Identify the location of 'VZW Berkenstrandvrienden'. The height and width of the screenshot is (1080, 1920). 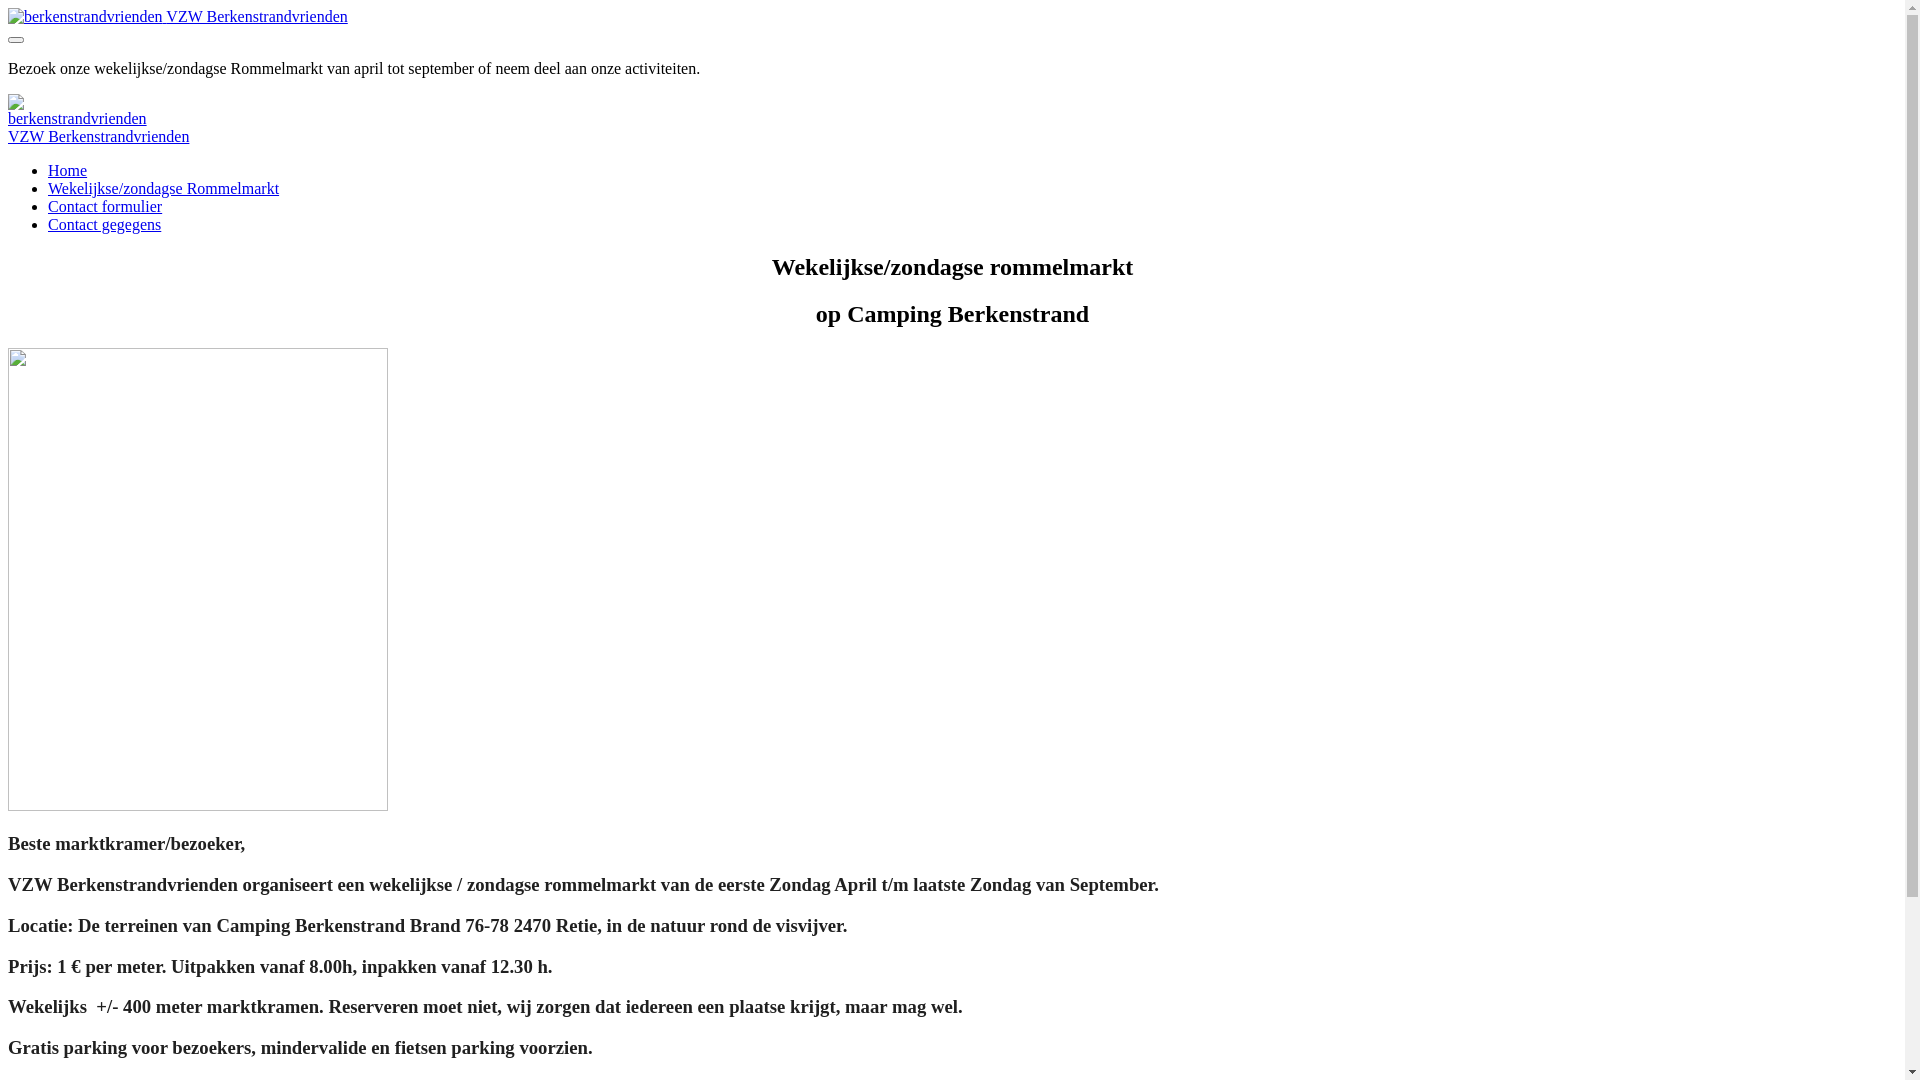
(97, 135).